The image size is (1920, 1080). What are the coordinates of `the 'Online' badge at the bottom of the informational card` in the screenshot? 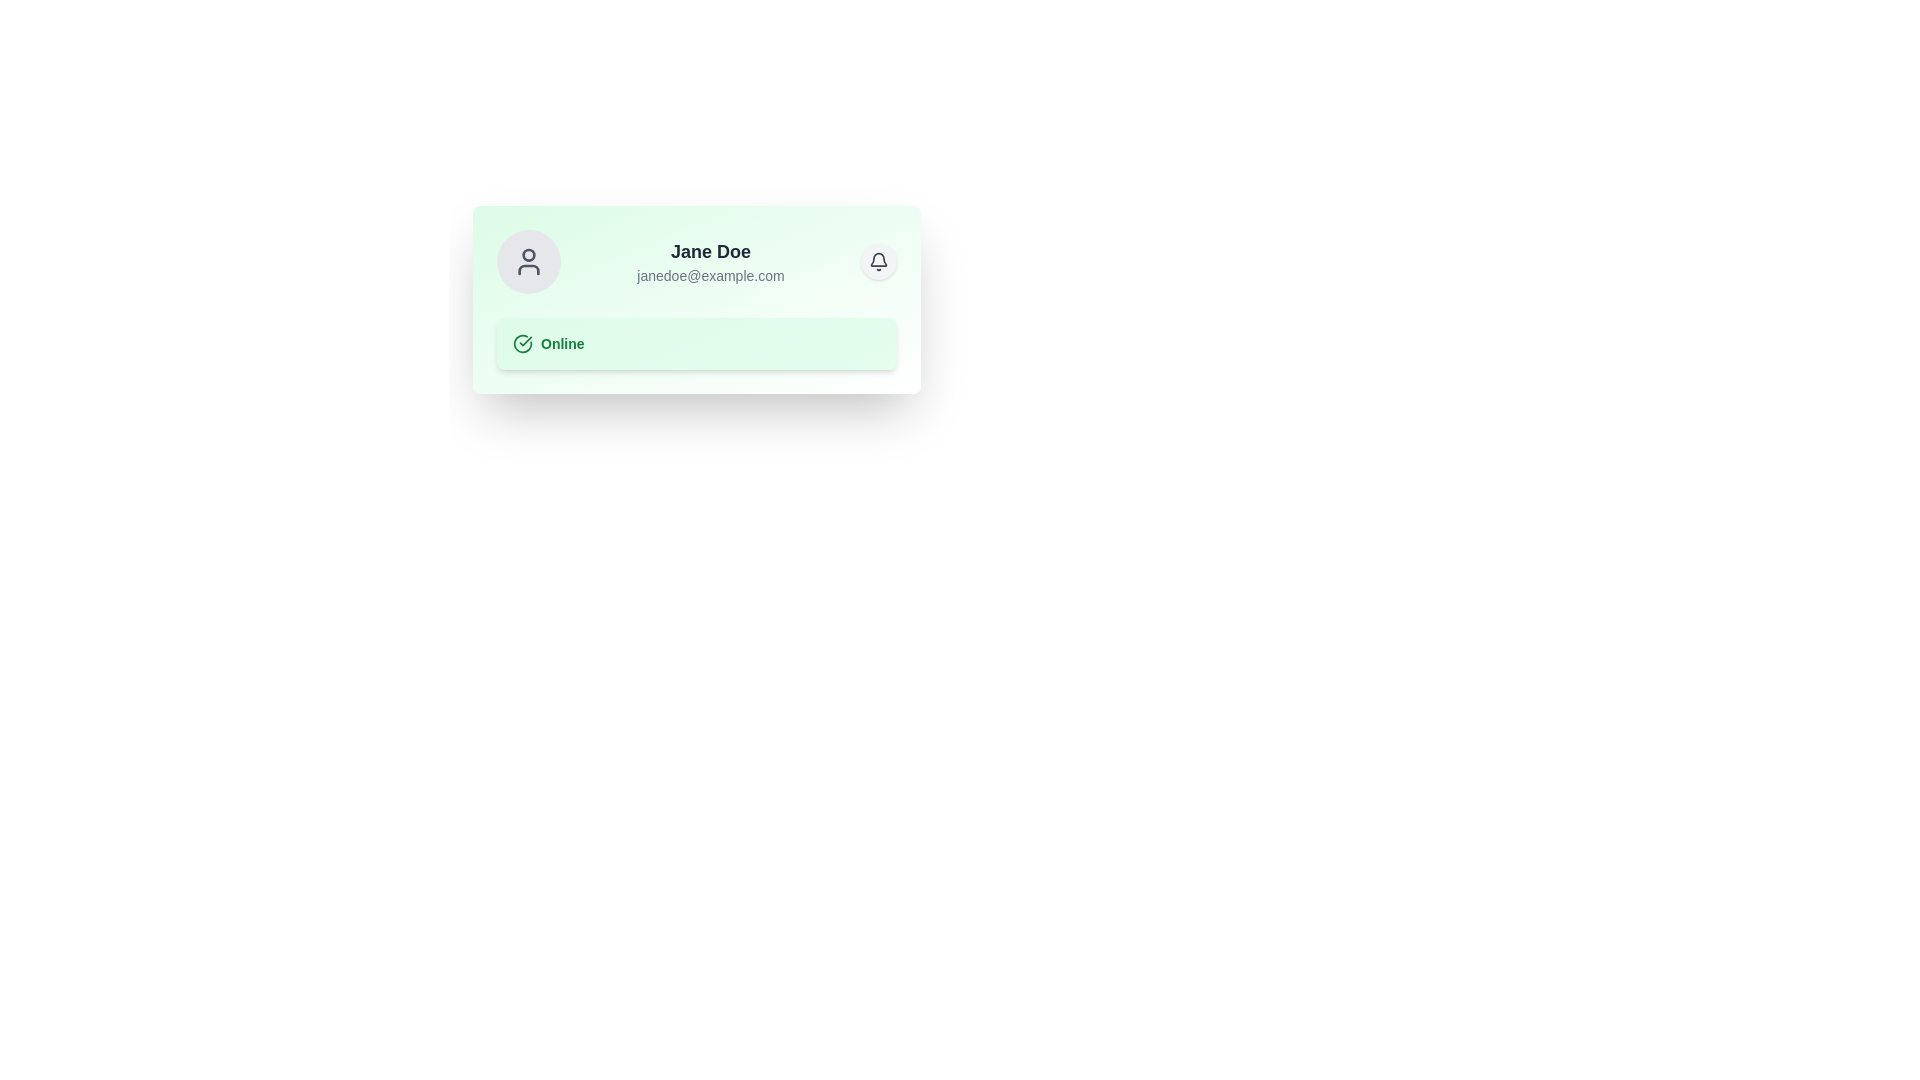 It's located at (696, 300).